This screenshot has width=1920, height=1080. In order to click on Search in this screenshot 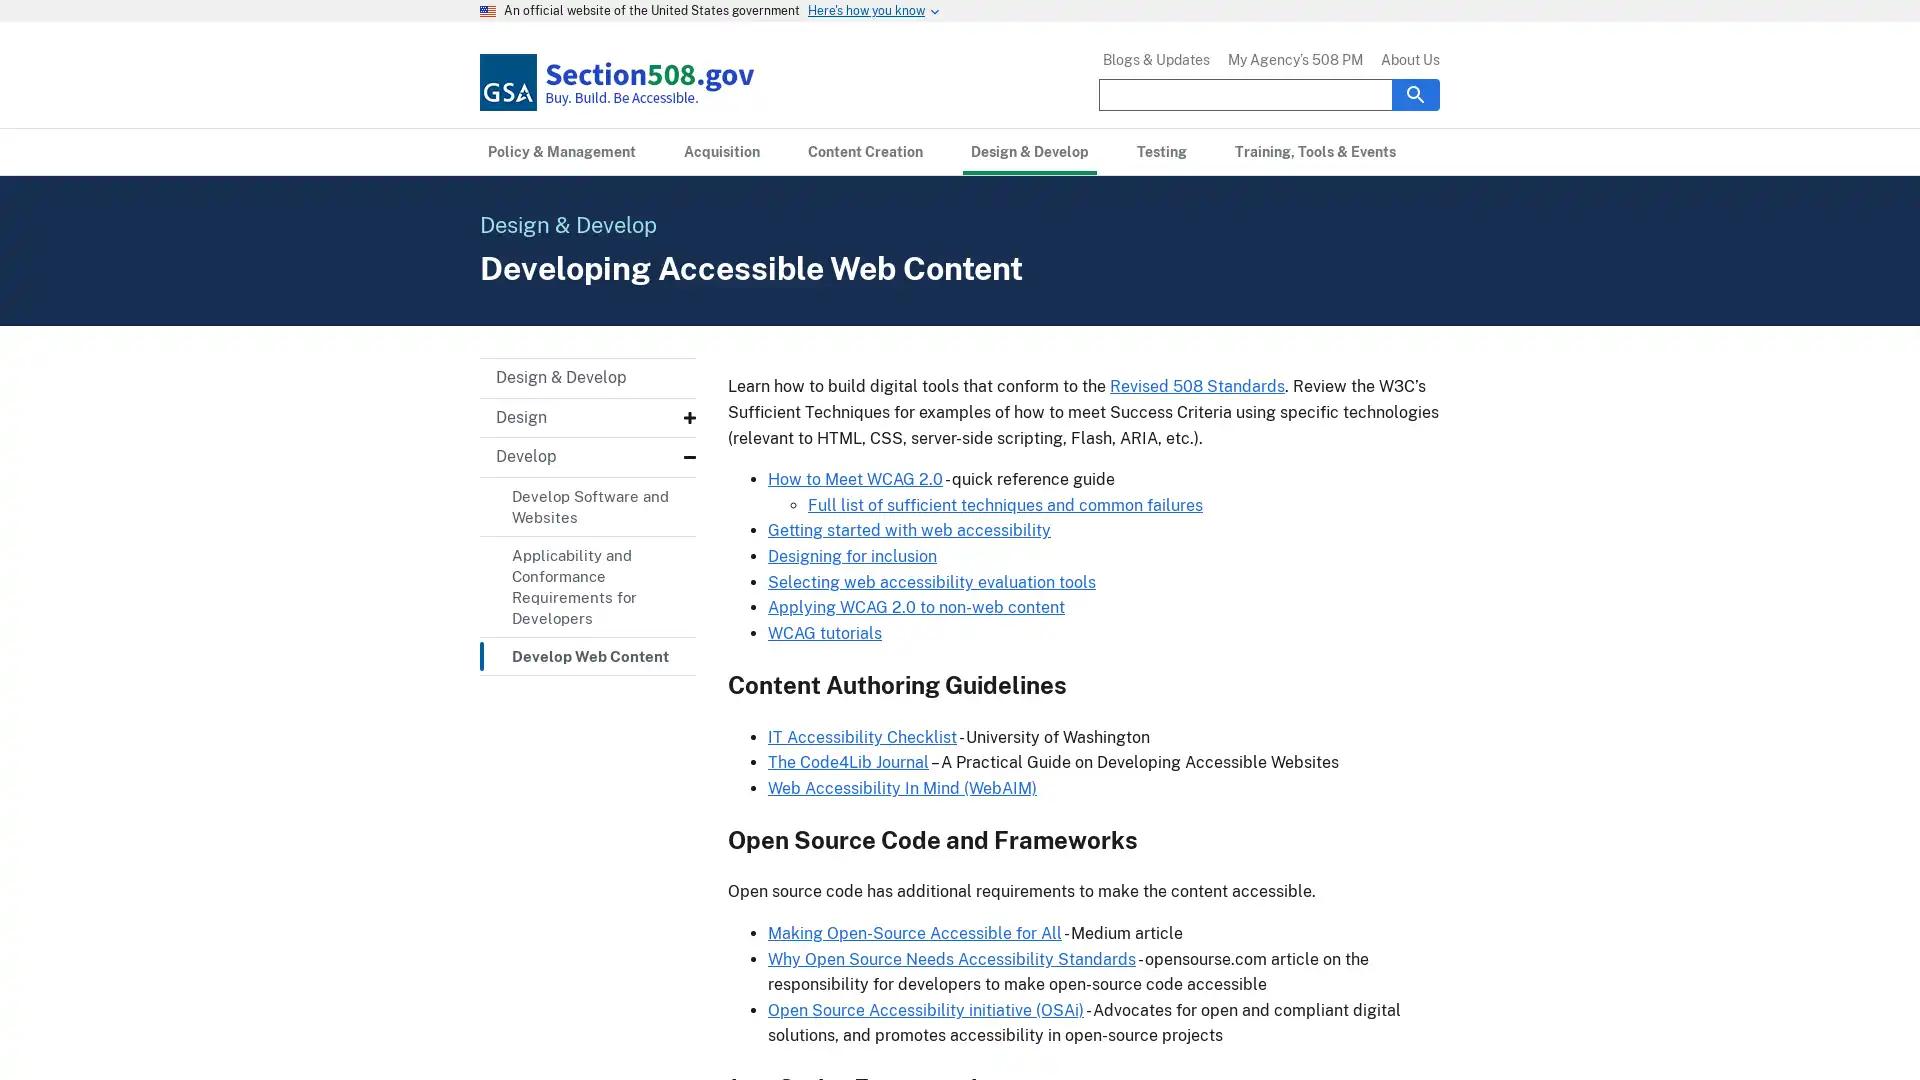, I will do `click(1415, 93)`.